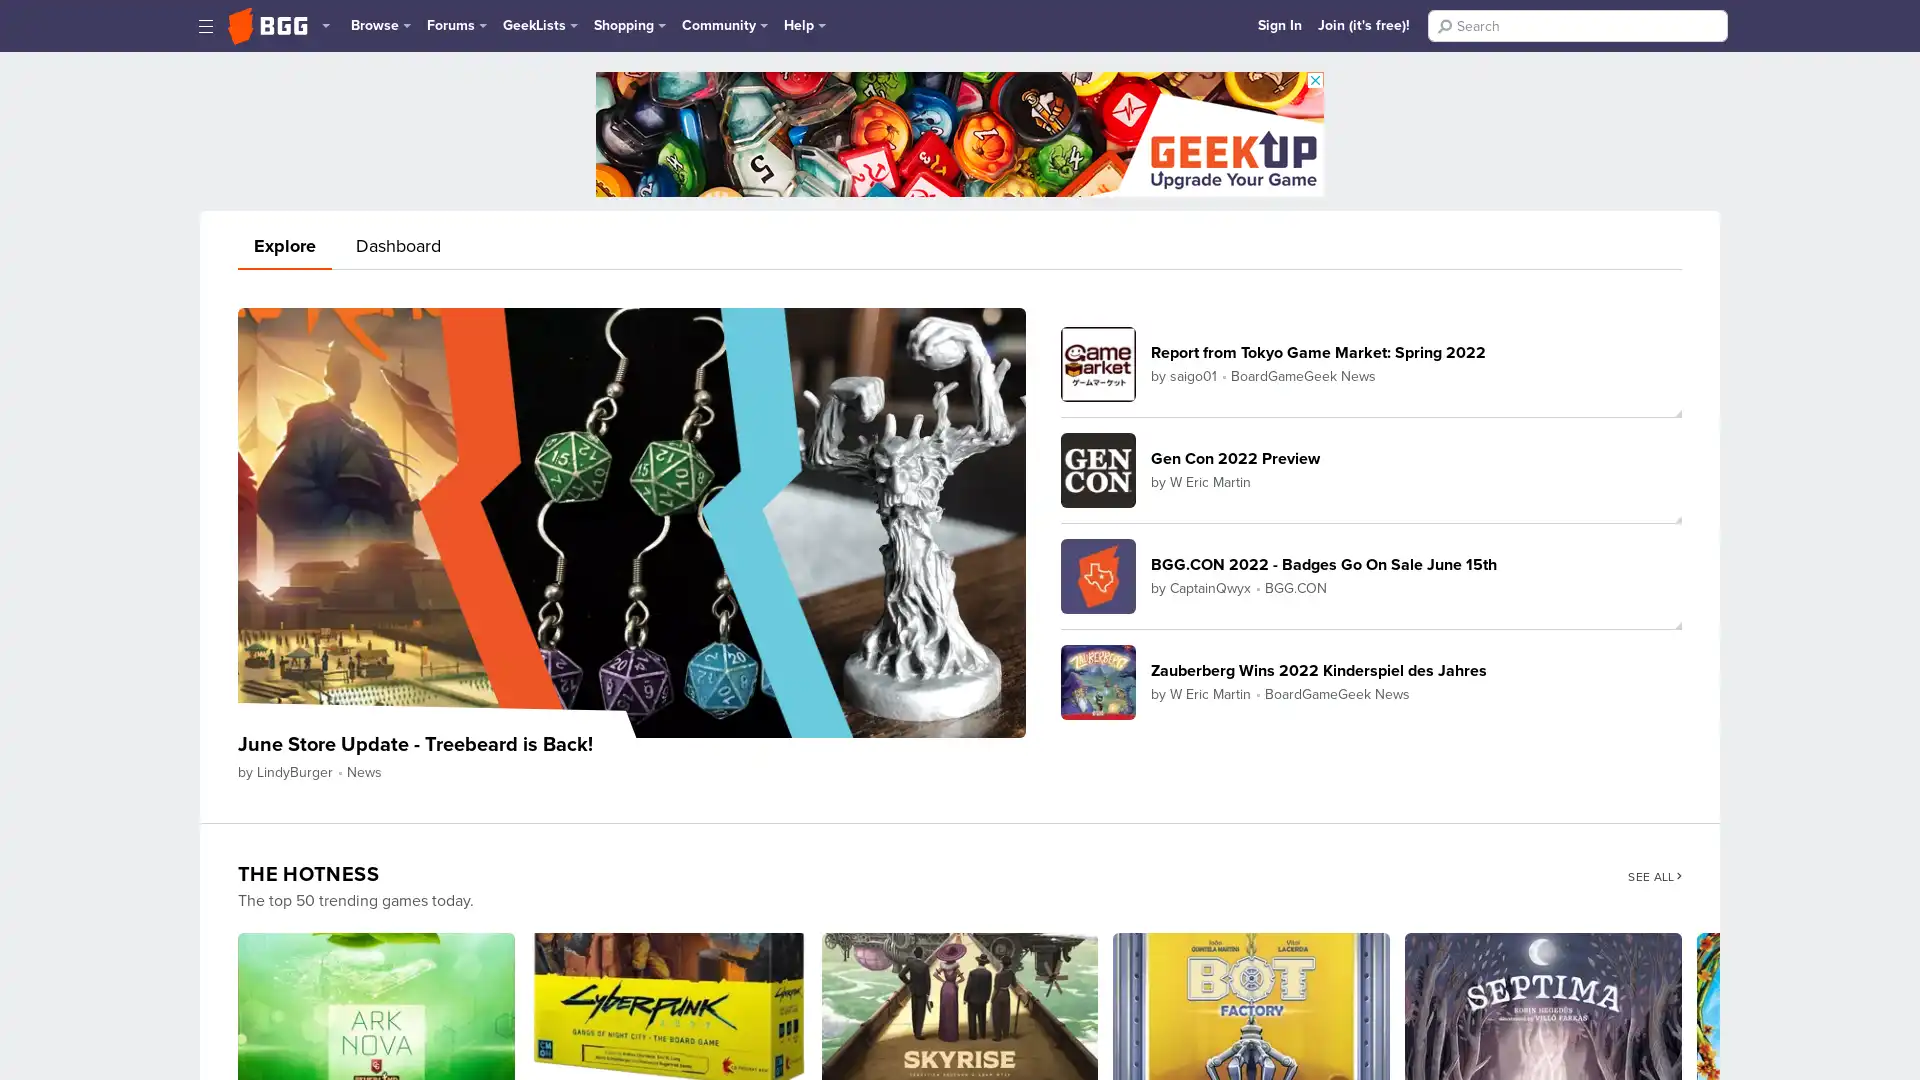 This screenshot has width=1920, height=1080. I want to click on More Geek Sites, so click(325, 26).